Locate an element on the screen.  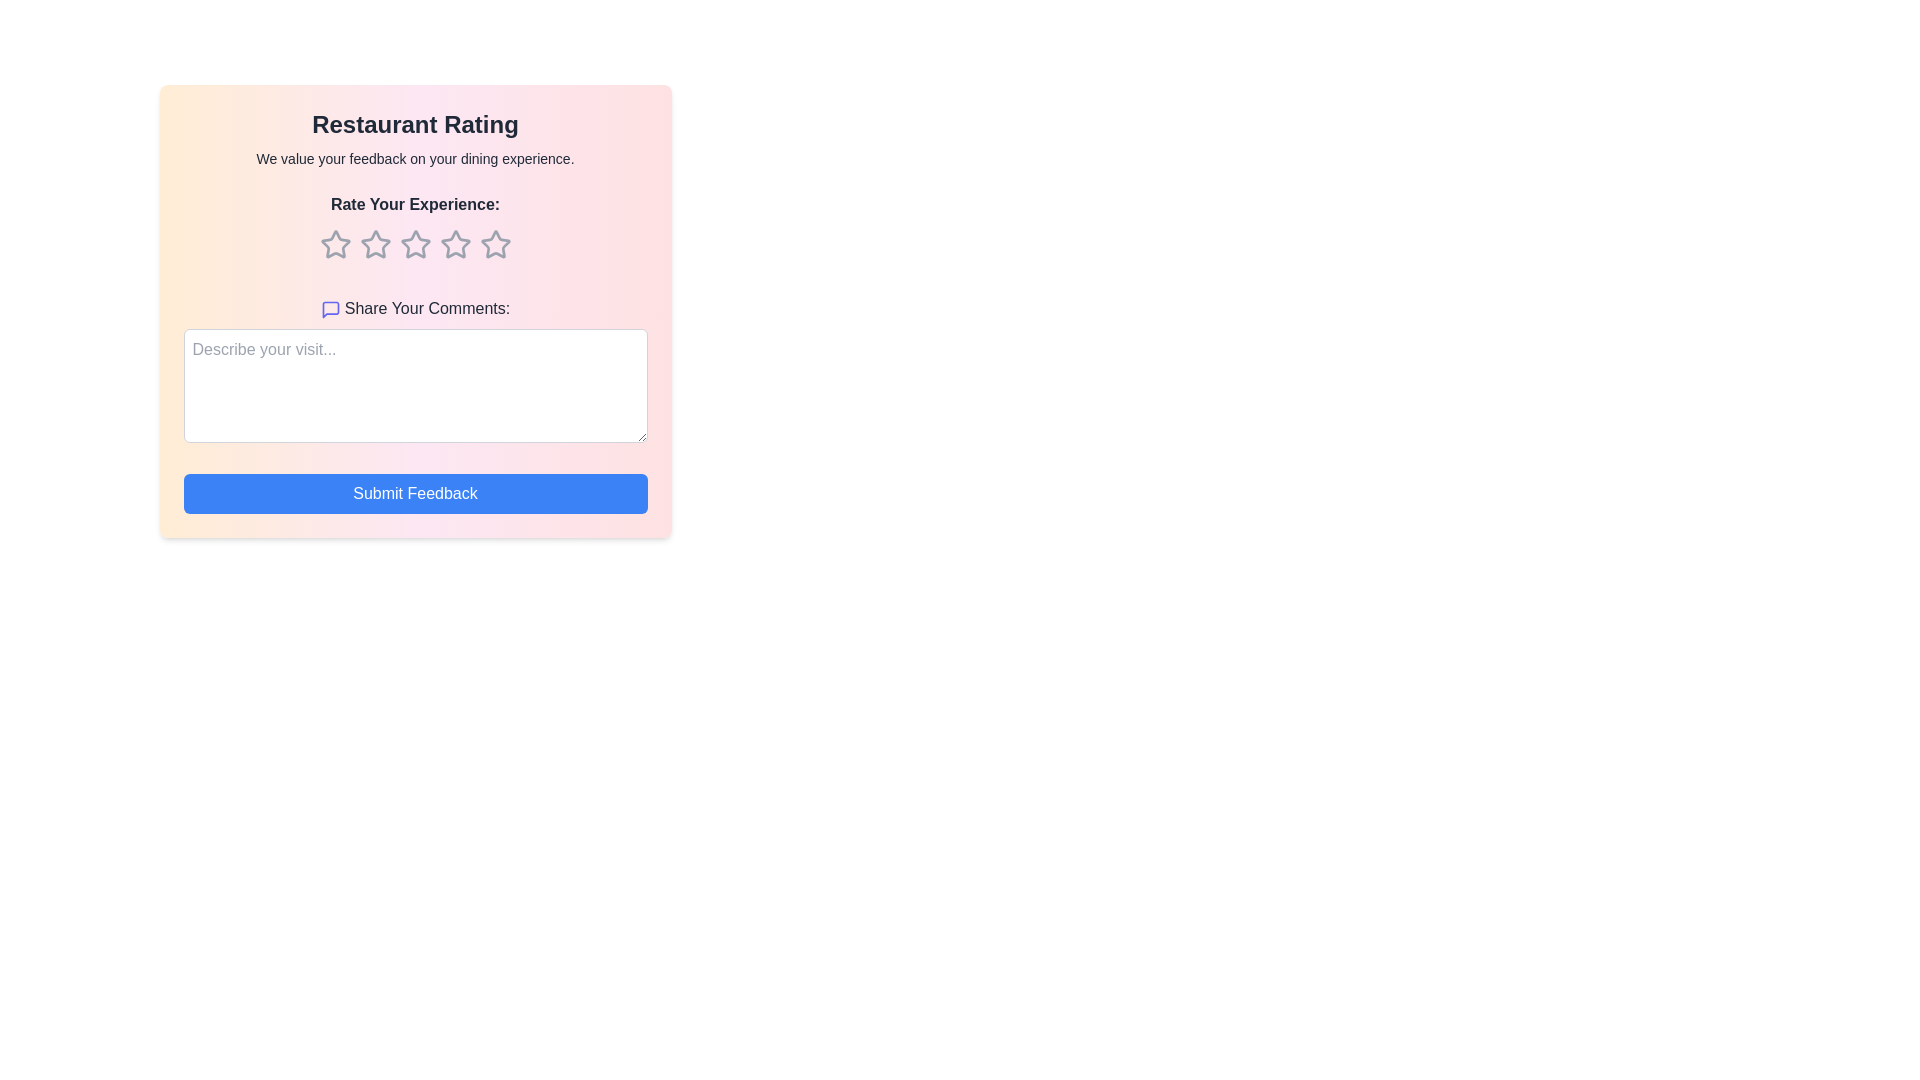
the comment icon located immediately to the left of the text 'Share Your Comments:' is located at coordinates (330, 309).